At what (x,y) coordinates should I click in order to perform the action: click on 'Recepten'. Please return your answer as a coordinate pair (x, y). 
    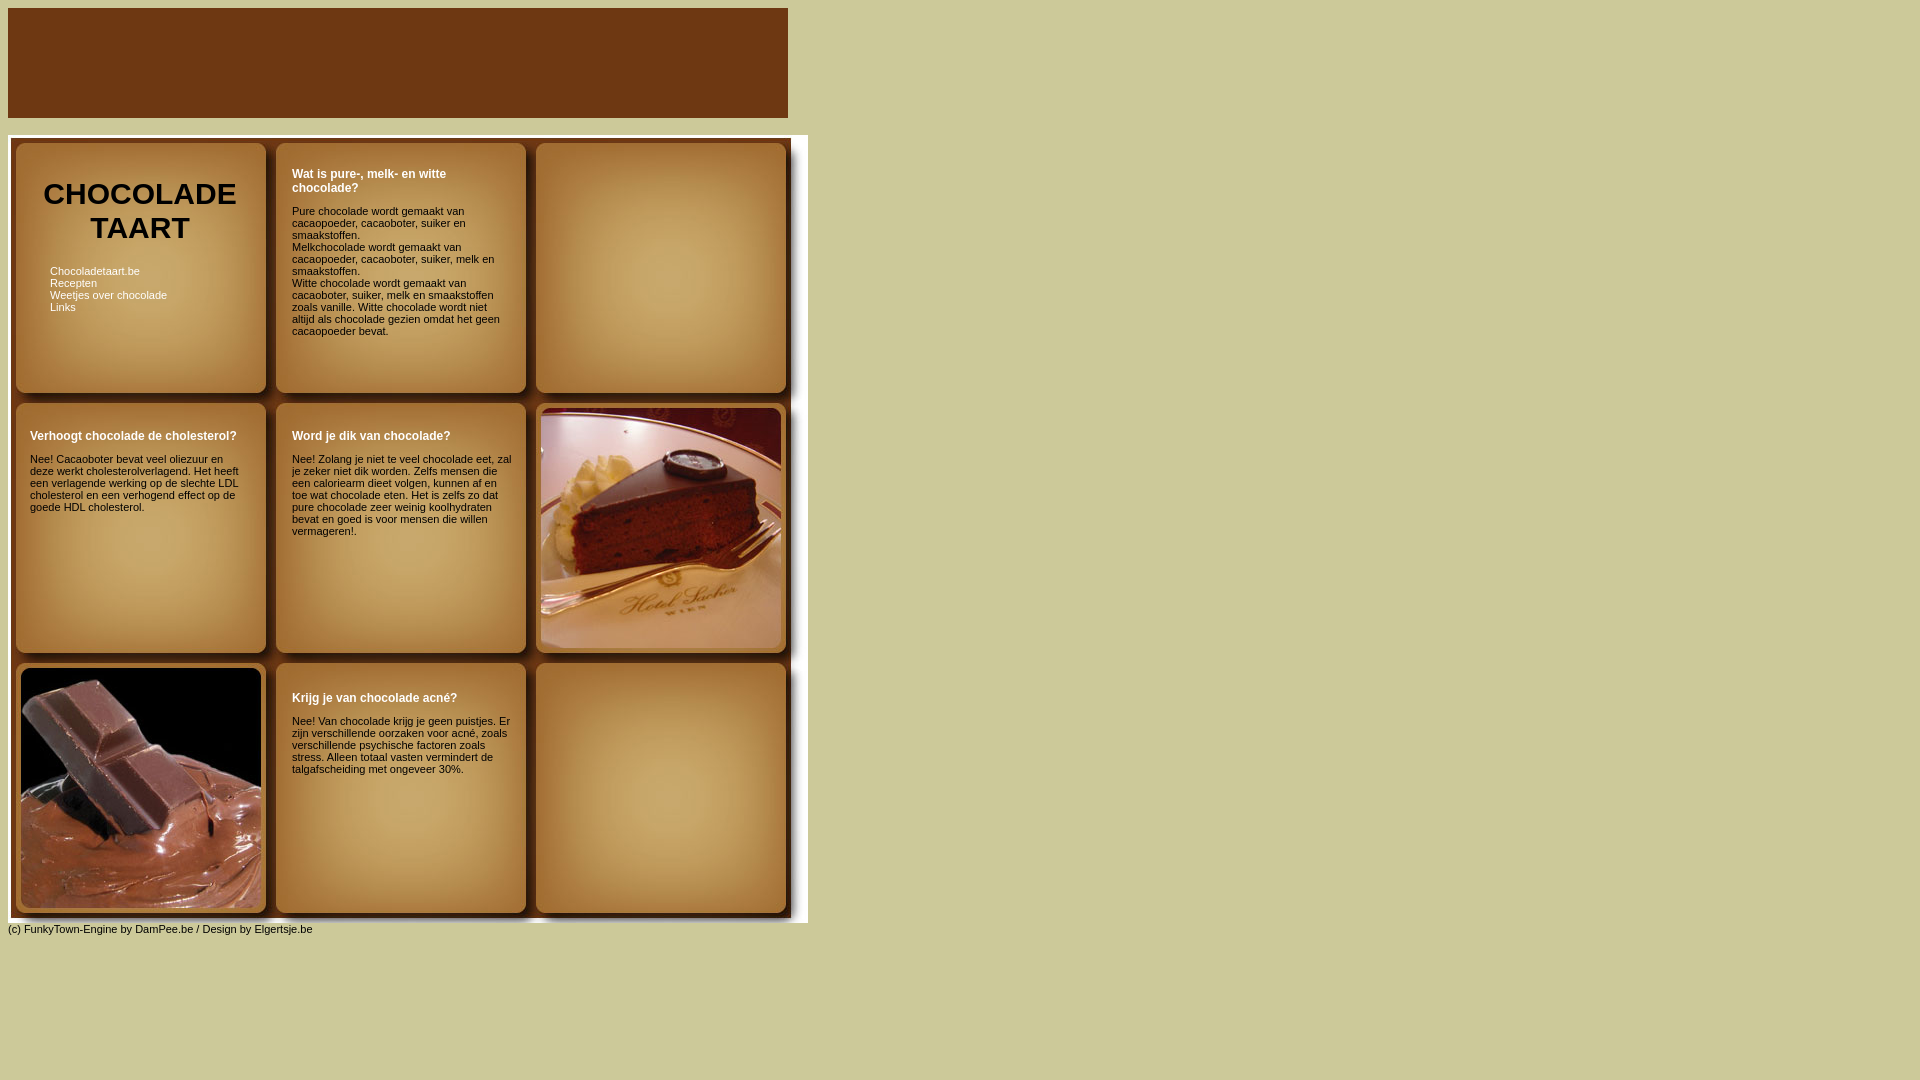
    Looking at the image, I should click on (73, 282).